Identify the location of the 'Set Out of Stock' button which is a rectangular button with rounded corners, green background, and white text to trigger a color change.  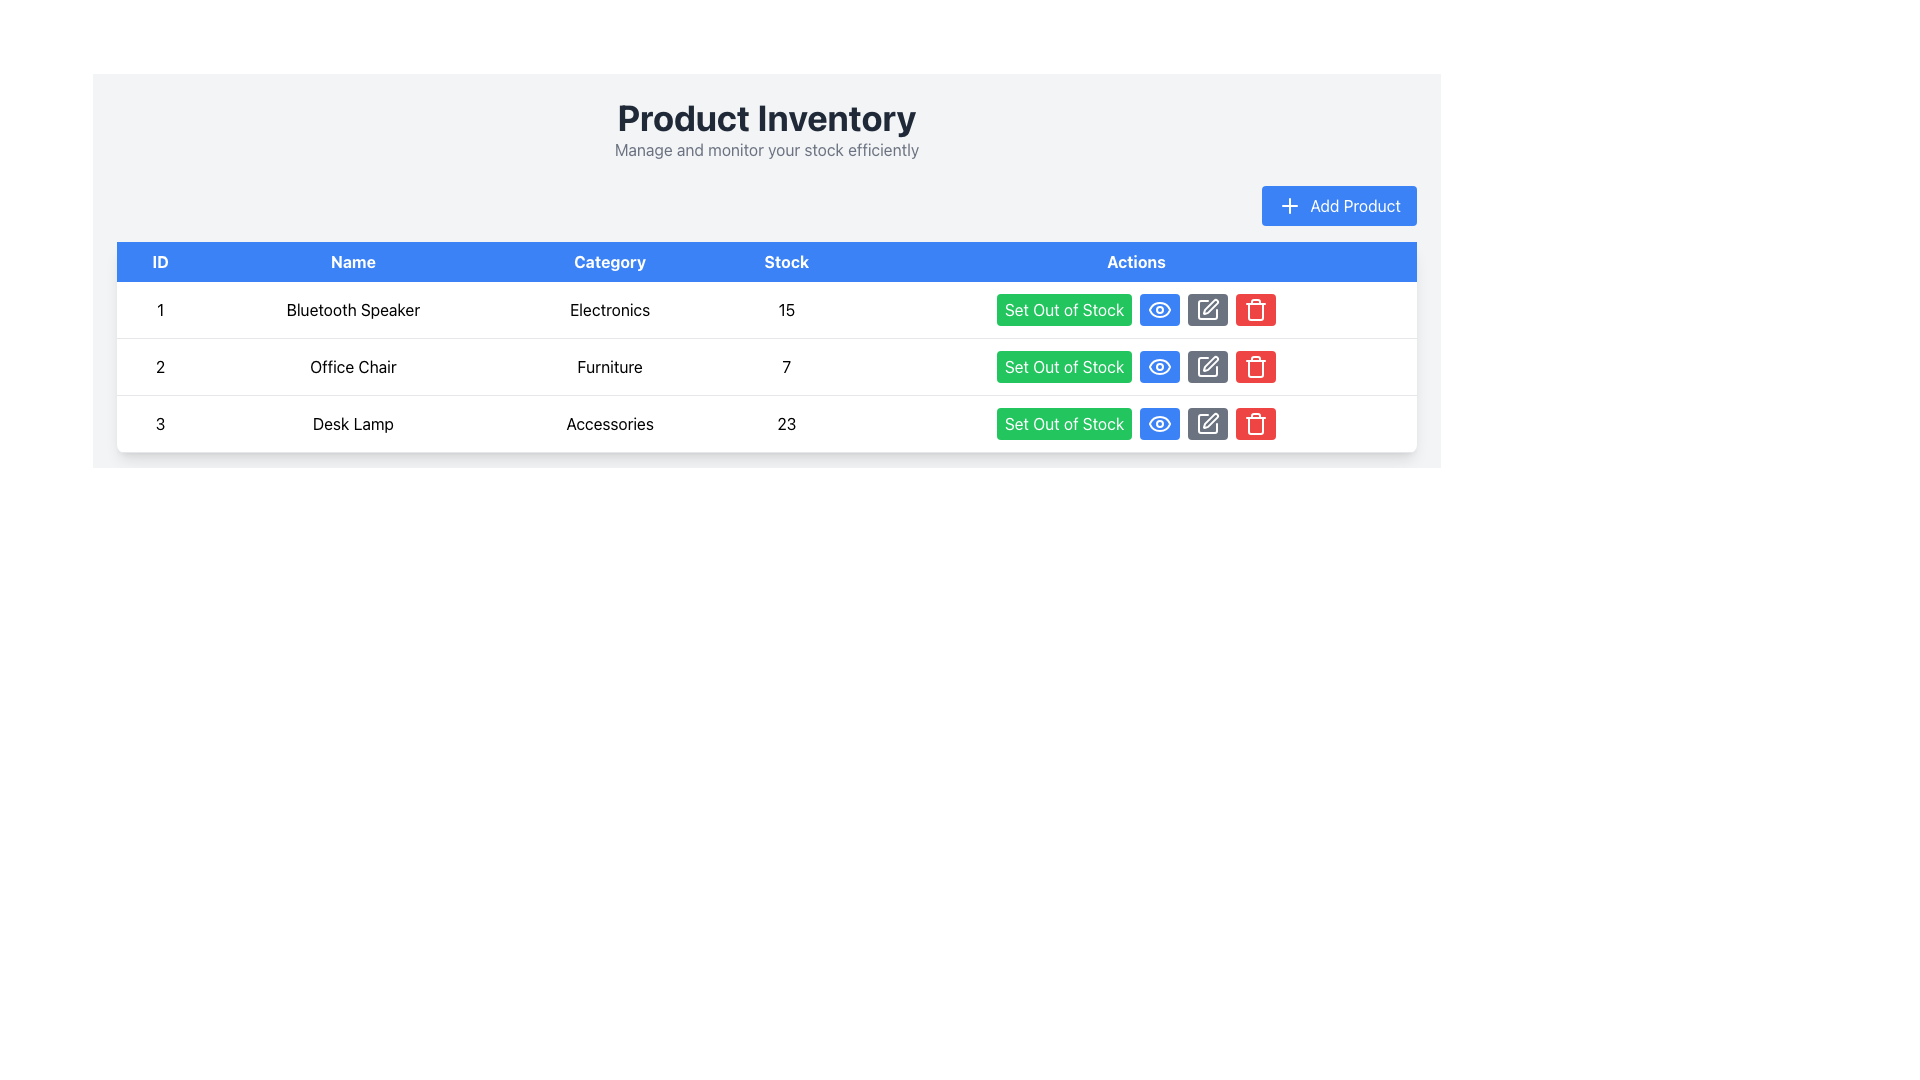
(1063, 366).